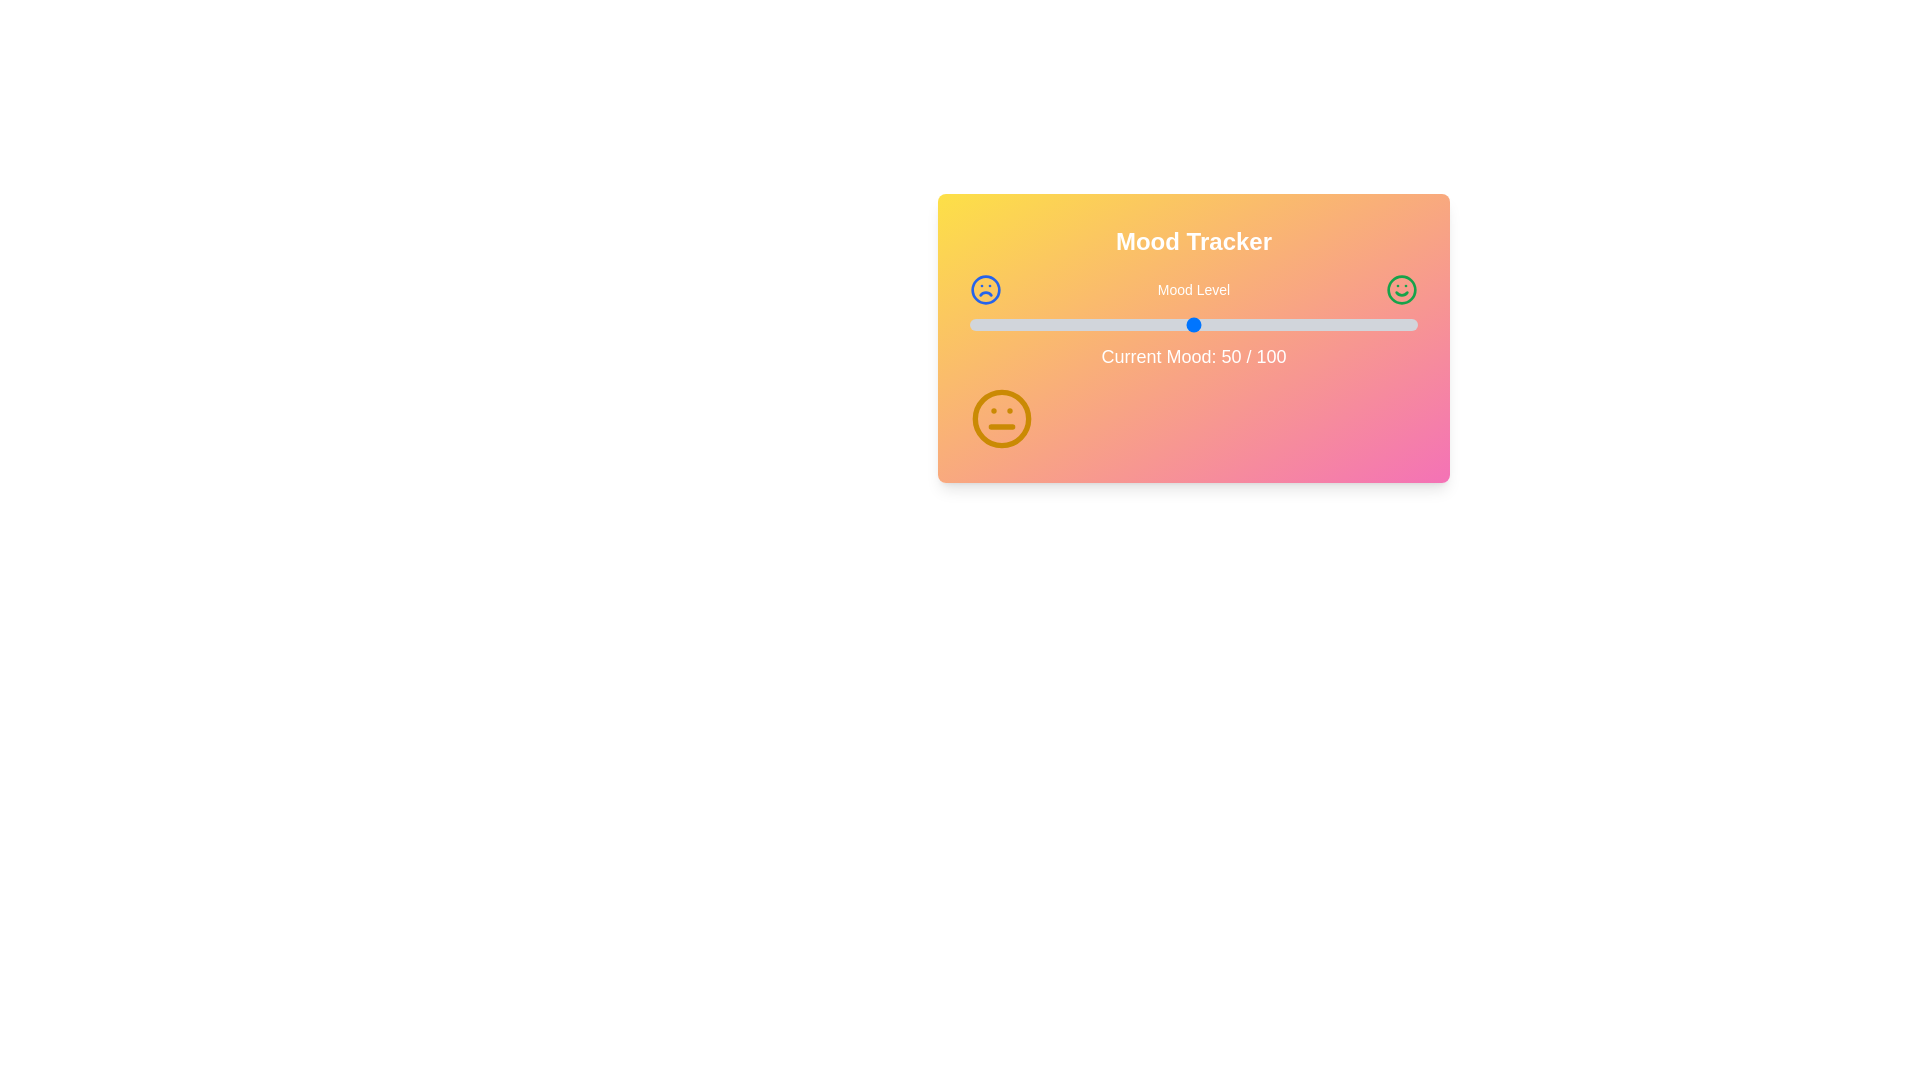 The width and height of the screenshot is (1920, 1080). What do you see at coordinates (979, 323) in the screenshot?
I see `the mood level slider to 2 where mood_level is a percentage between 0 and 100` at bounding box center [979, 323].